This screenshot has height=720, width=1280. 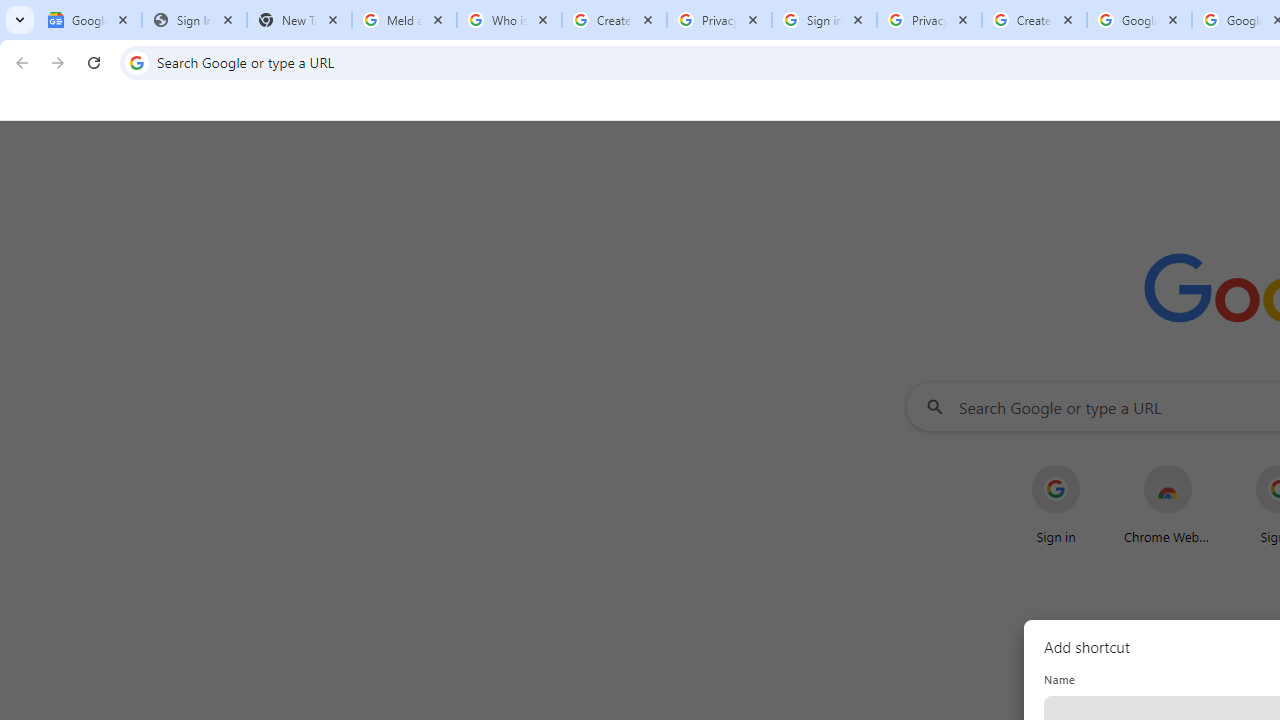 I want to click on 'Sign in - Google Accounts', so click(x=824, y=20).